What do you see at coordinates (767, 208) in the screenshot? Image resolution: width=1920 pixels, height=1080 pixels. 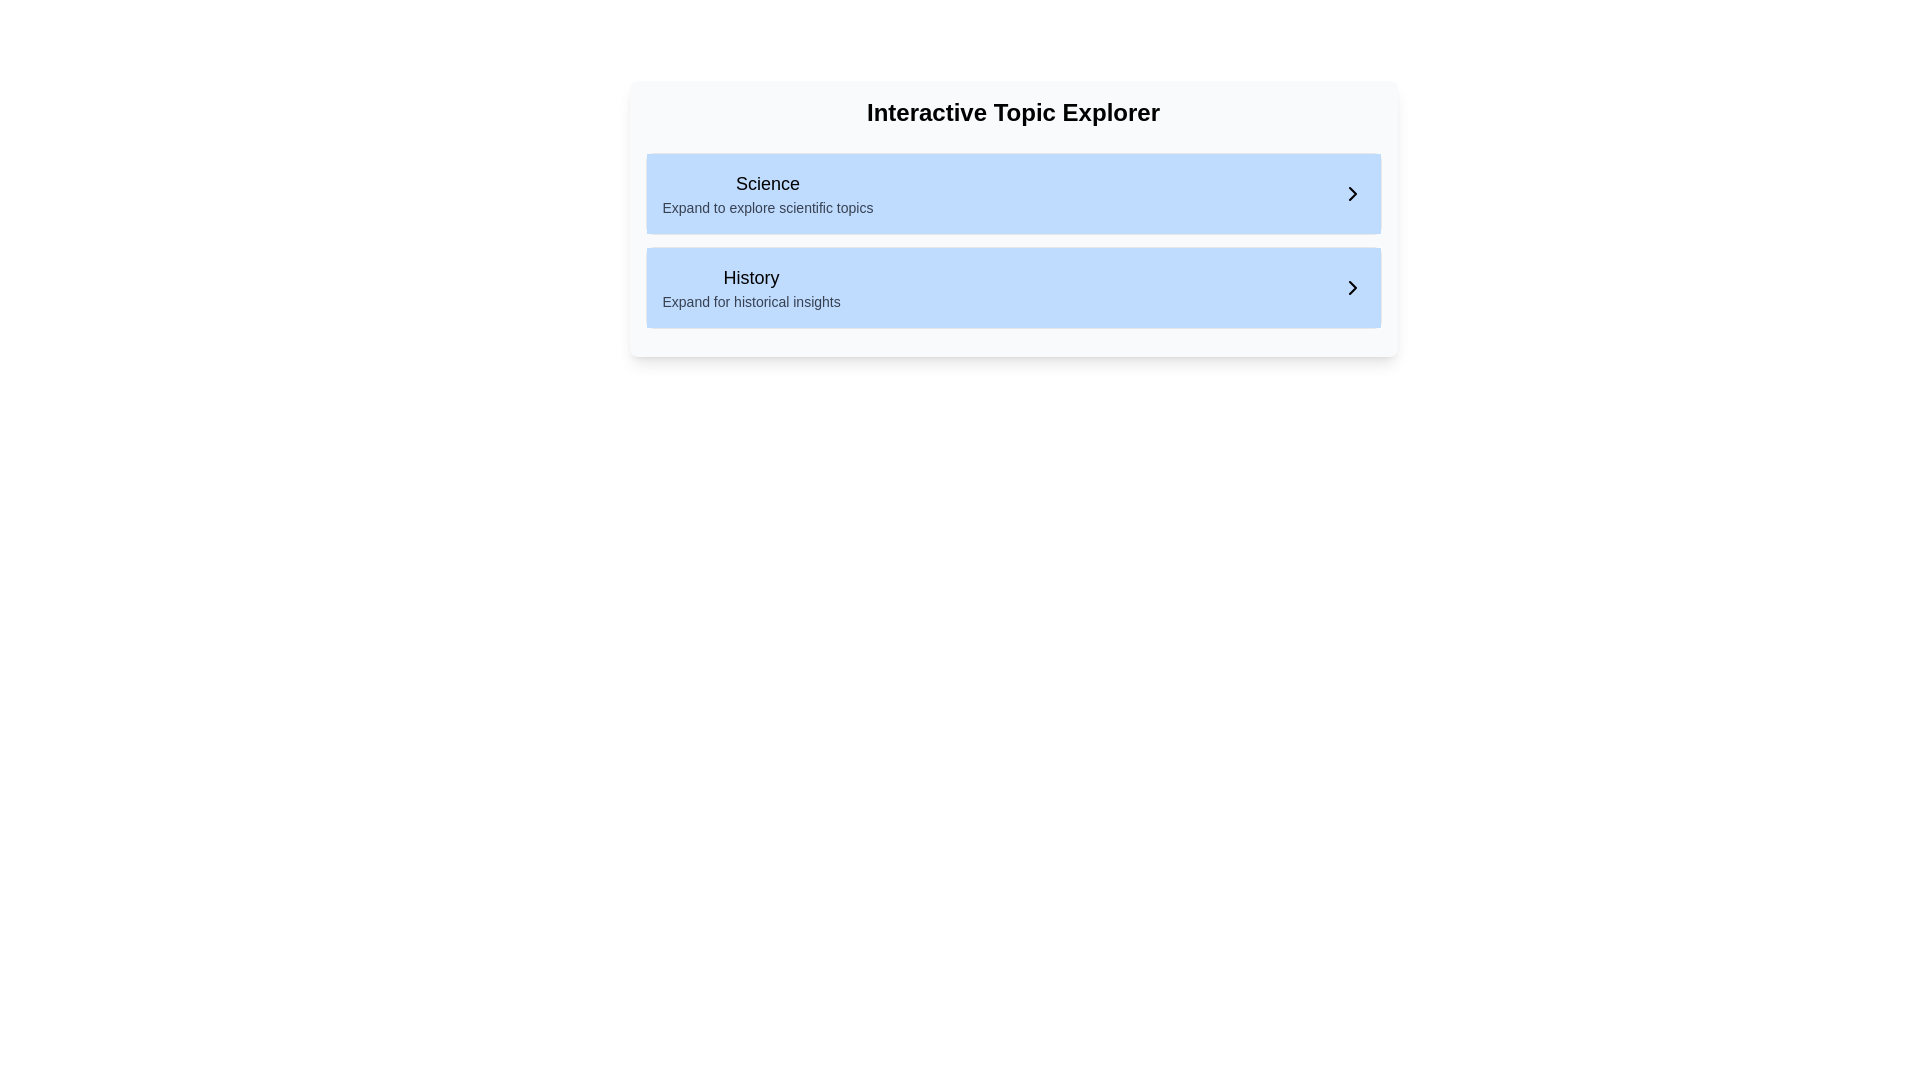 I see `the text label that reads 'Expand` at bounding box center [767, 208].